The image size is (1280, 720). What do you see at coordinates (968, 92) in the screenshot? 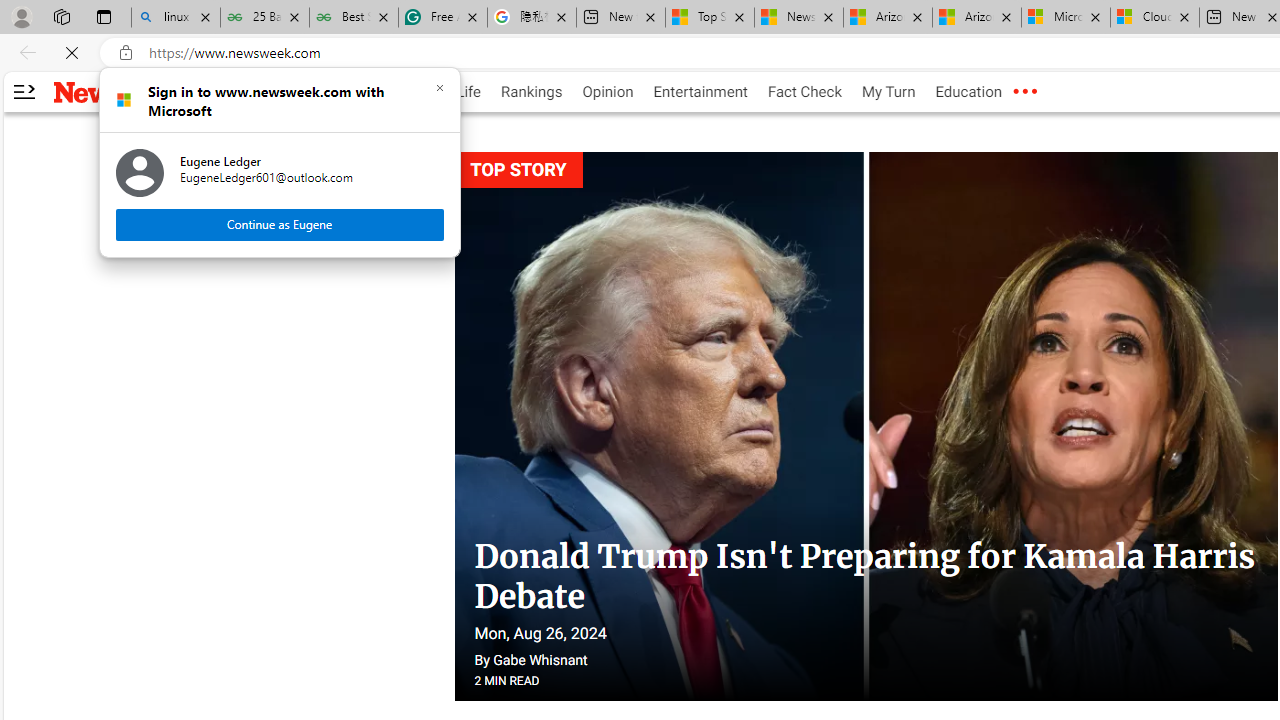
I see `'Education'` at bounding box center [968, 92].